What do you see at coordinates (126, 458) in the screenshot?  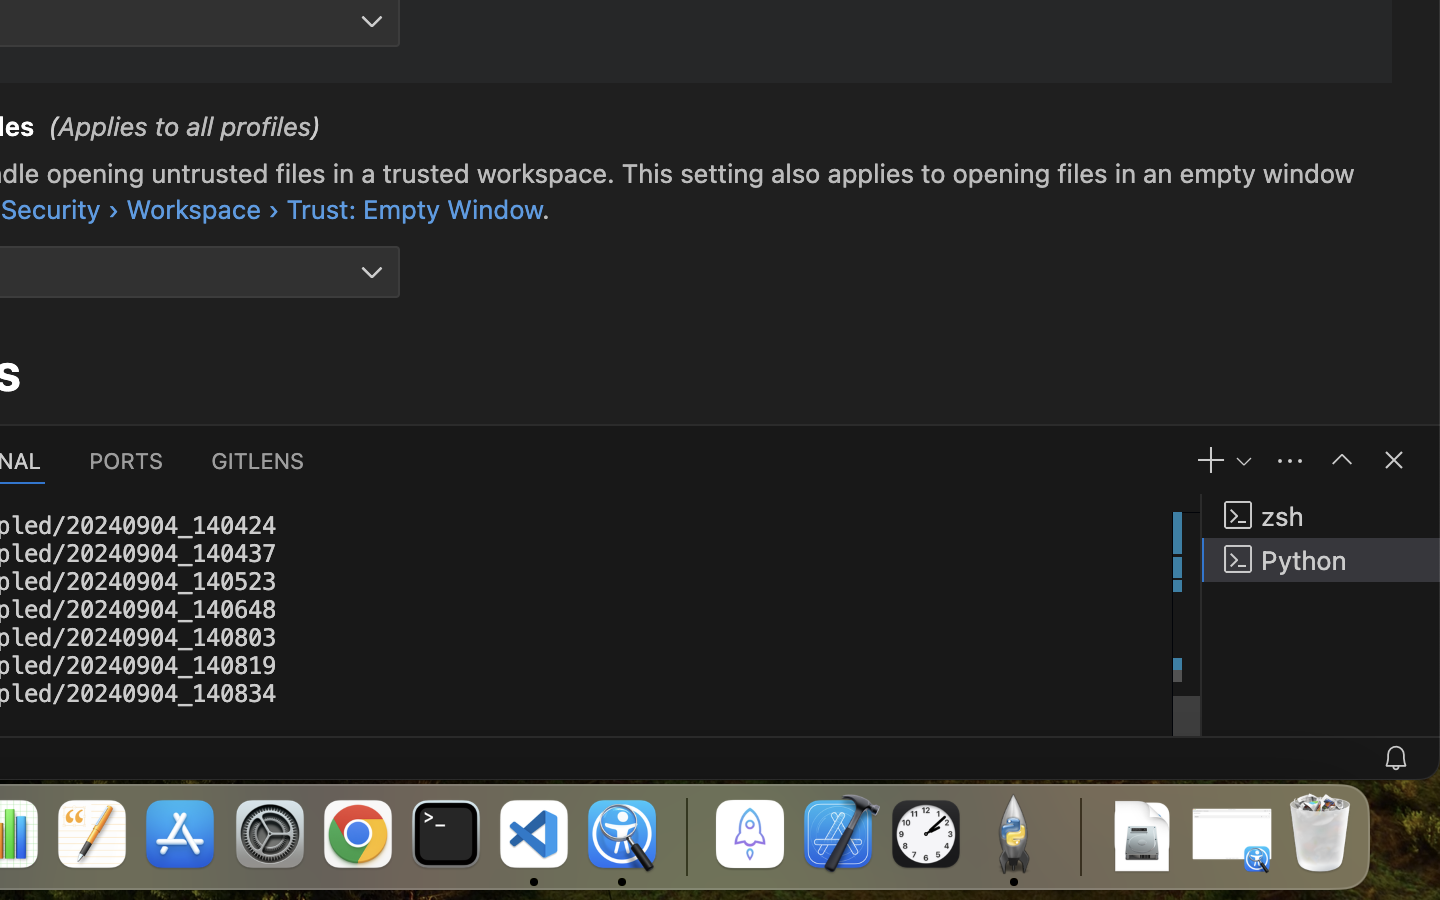 I see `'0 PORTS'` at bounding box center [126, 458].